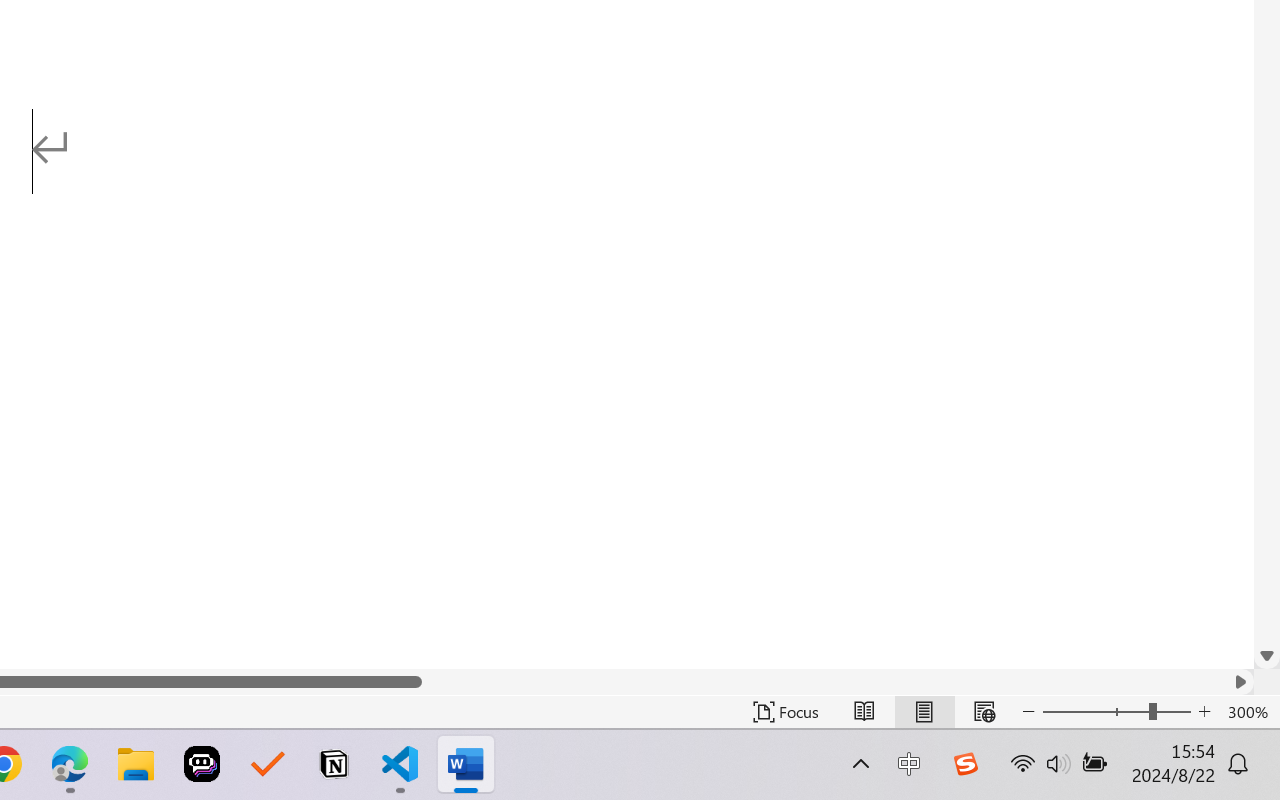  I want to click on 'Line down', so click(1266, 655).